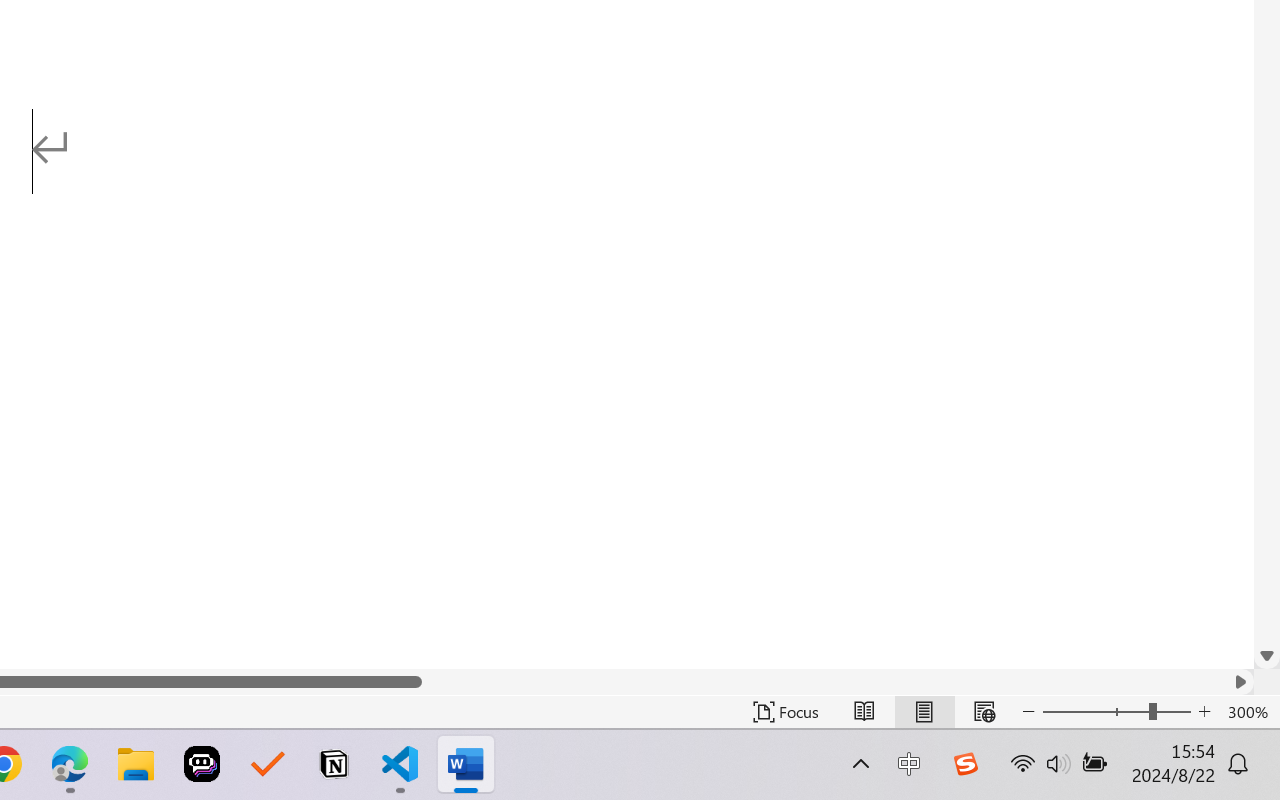  I want to click on 'Line down', so click(1266, 655).